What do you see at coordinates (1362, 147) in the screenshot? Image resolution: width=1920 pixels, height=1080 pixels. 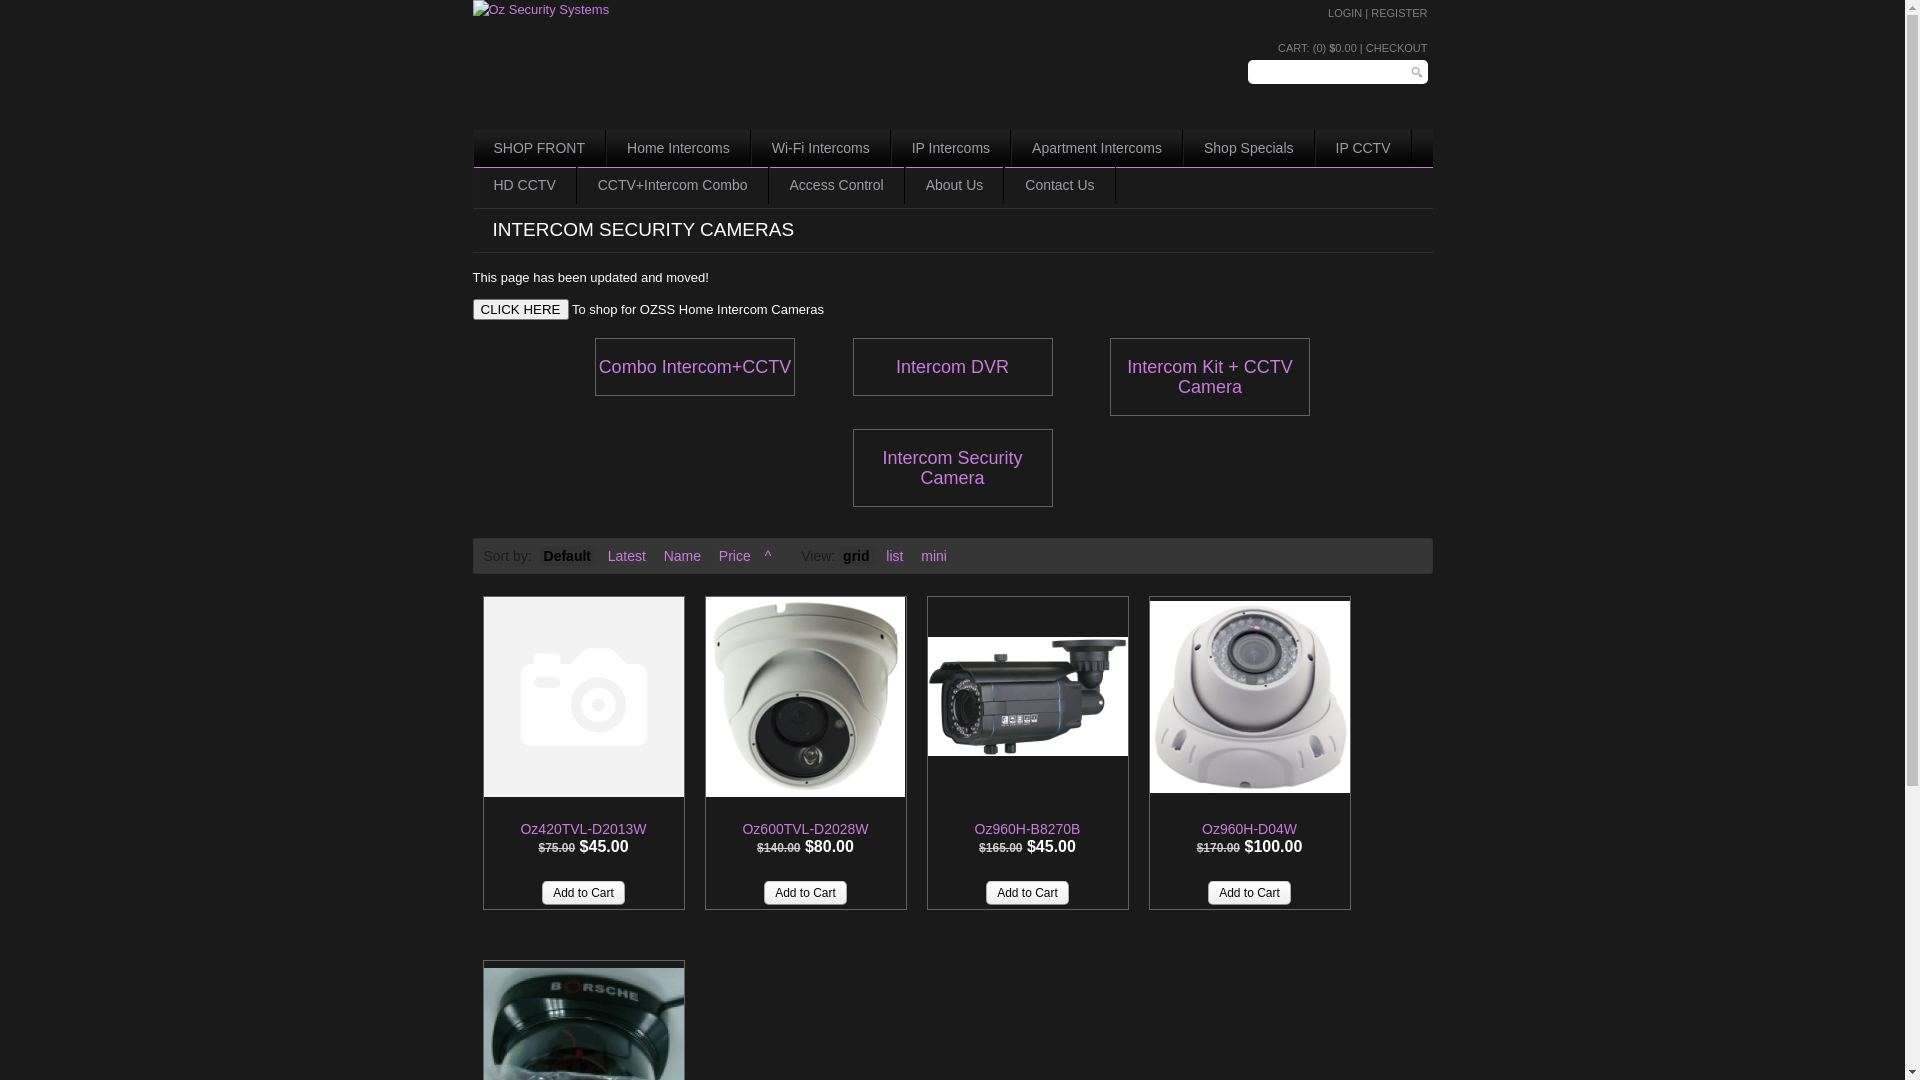 I see `'IP CCTV'` at bounding box center [1362, 147].